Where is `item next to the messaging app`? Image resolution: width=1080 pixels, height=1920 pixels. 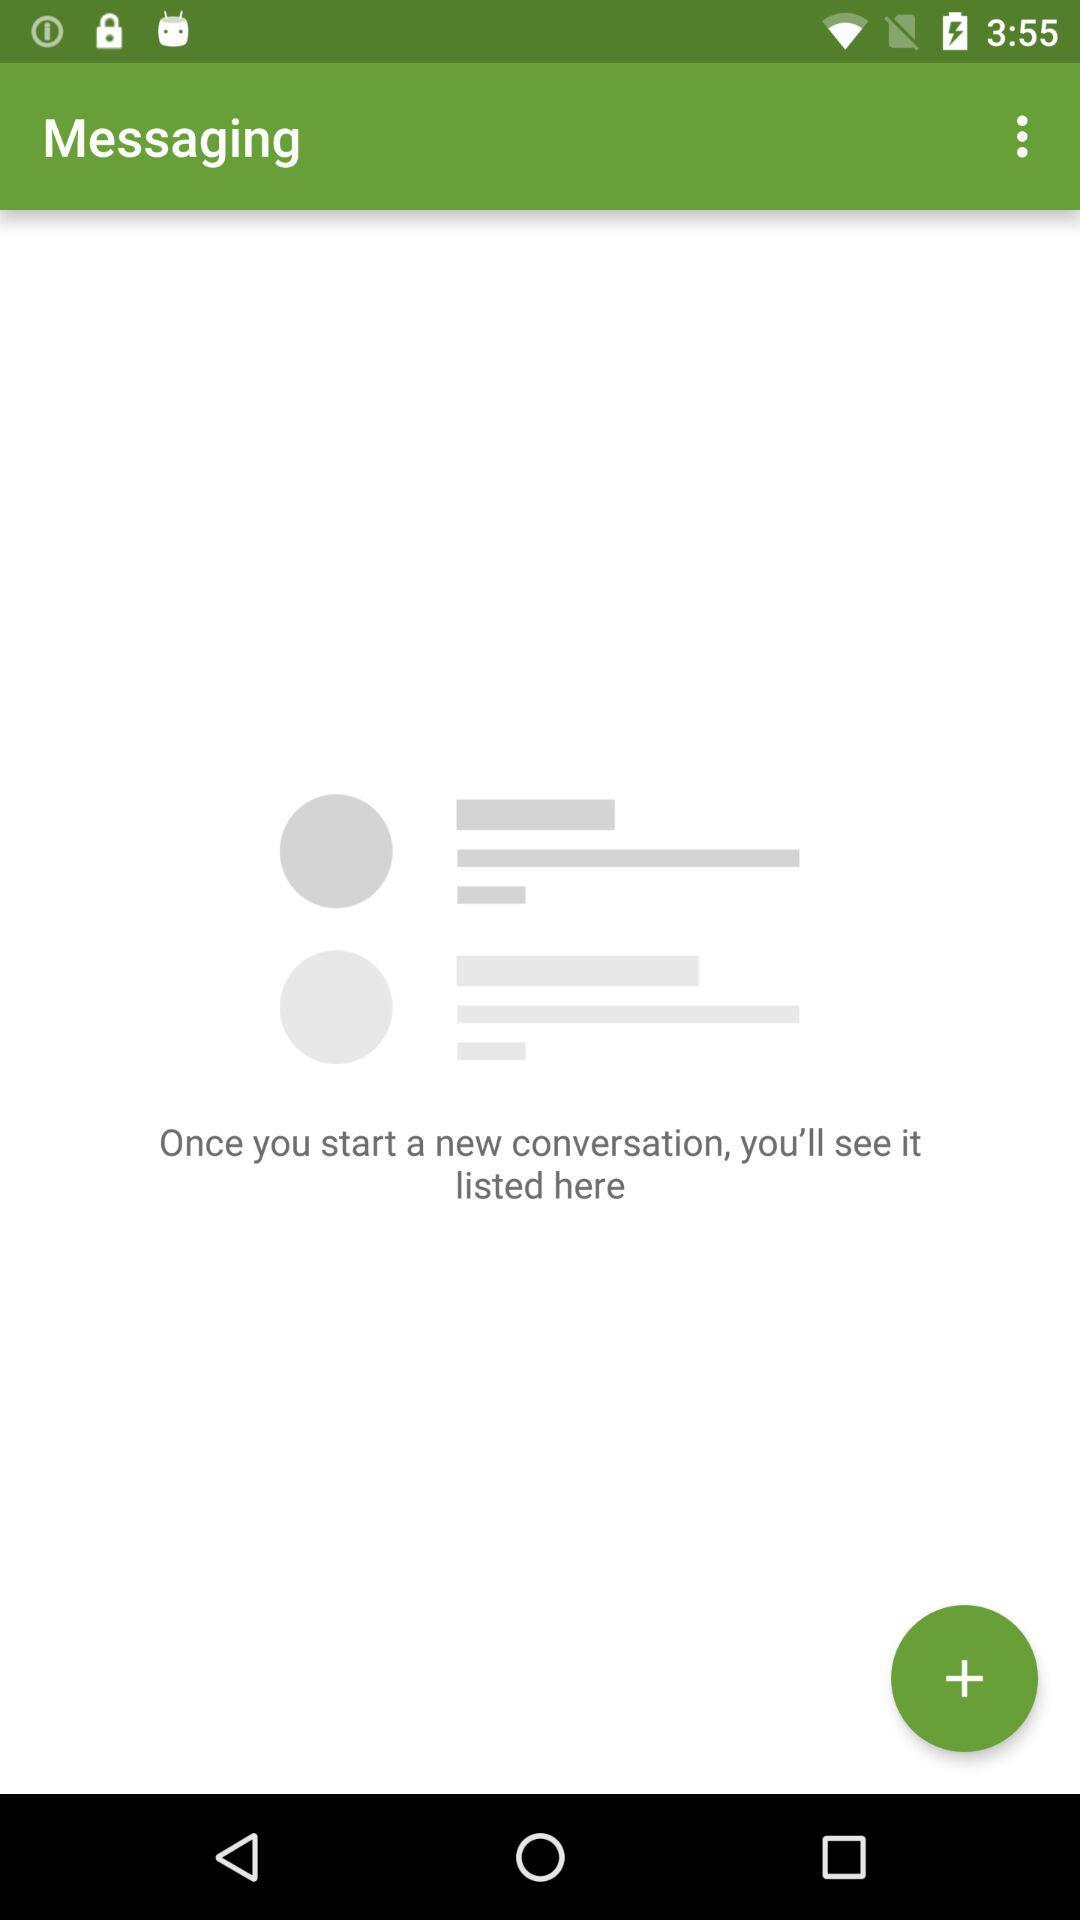 item next to the messaging app is located at coordinates (1027, 135).